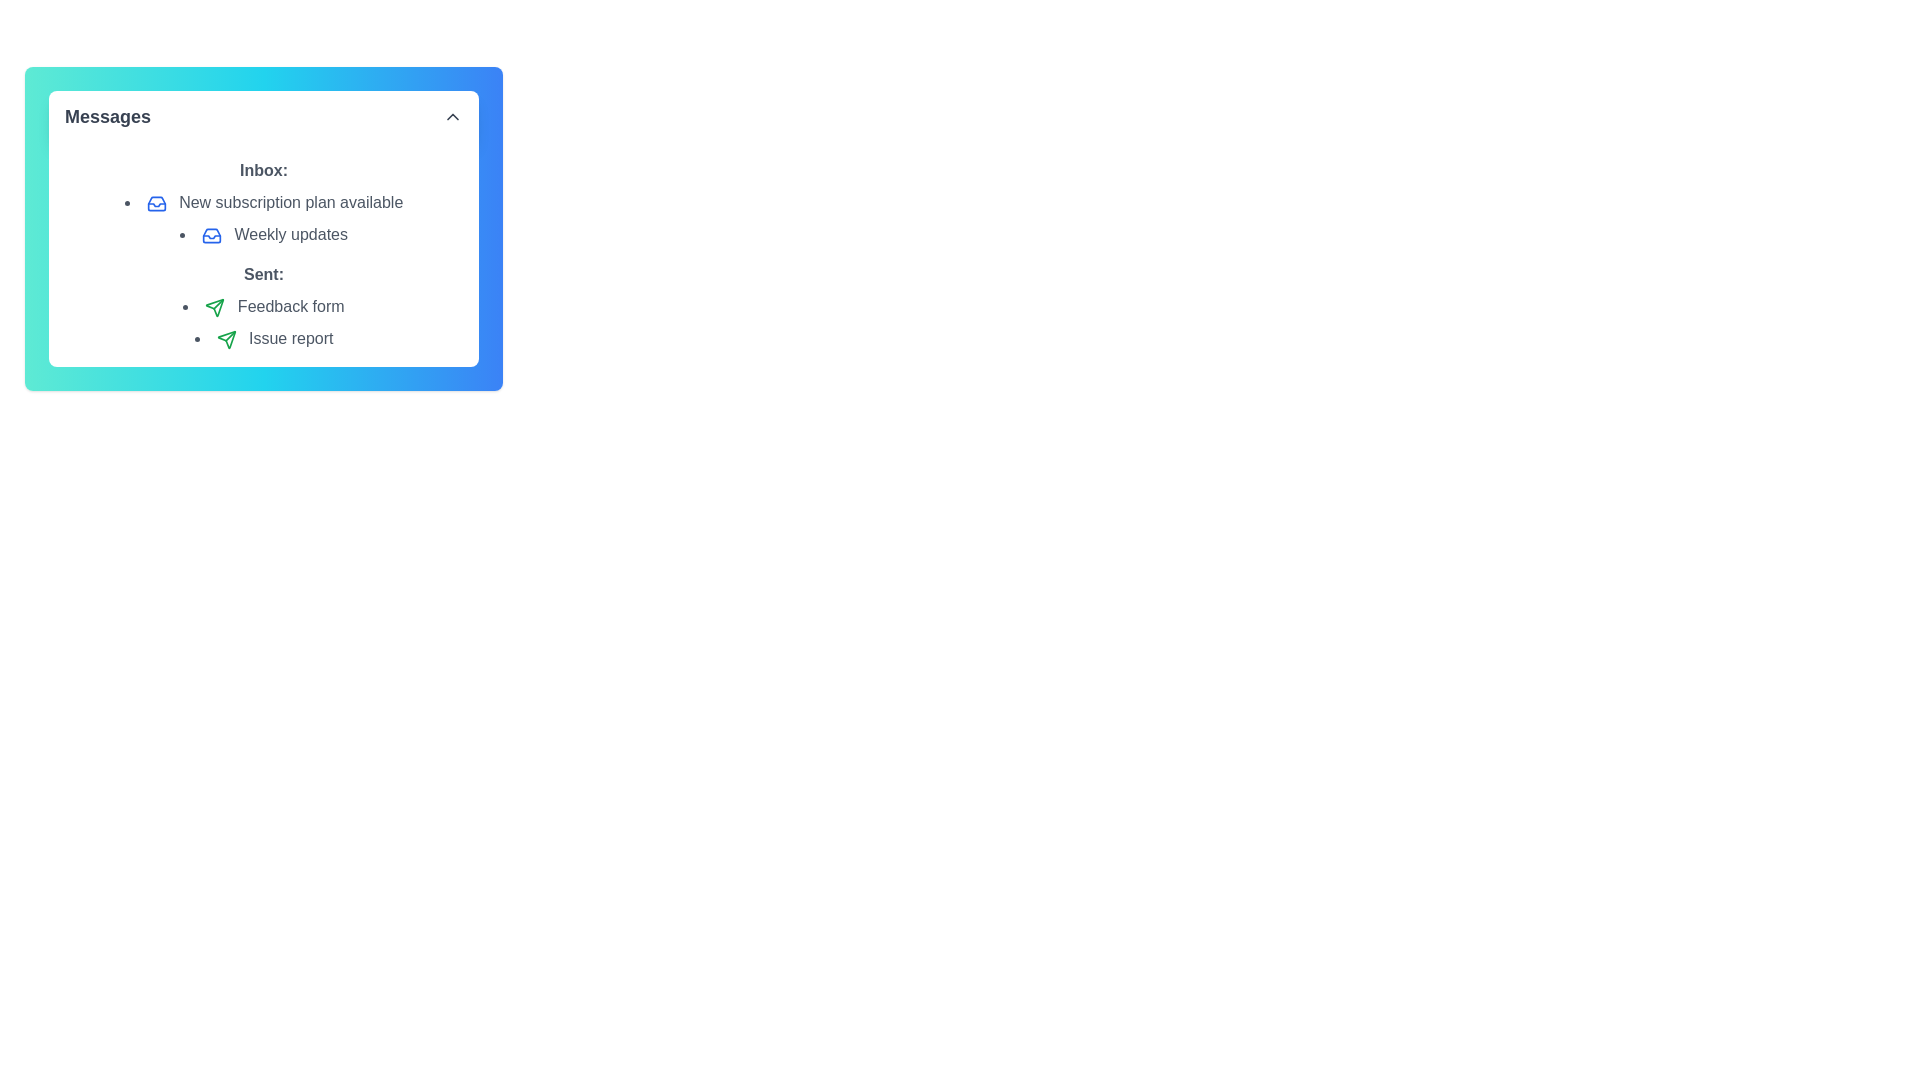 This screenshot has height=1080, width=1920. Describe the element at coordinates (263, 227) in the screenshot. I see `the embedded icons within the message summary card UI component that categorizes messages into 'Inbox' and 'Sent'` at that location.